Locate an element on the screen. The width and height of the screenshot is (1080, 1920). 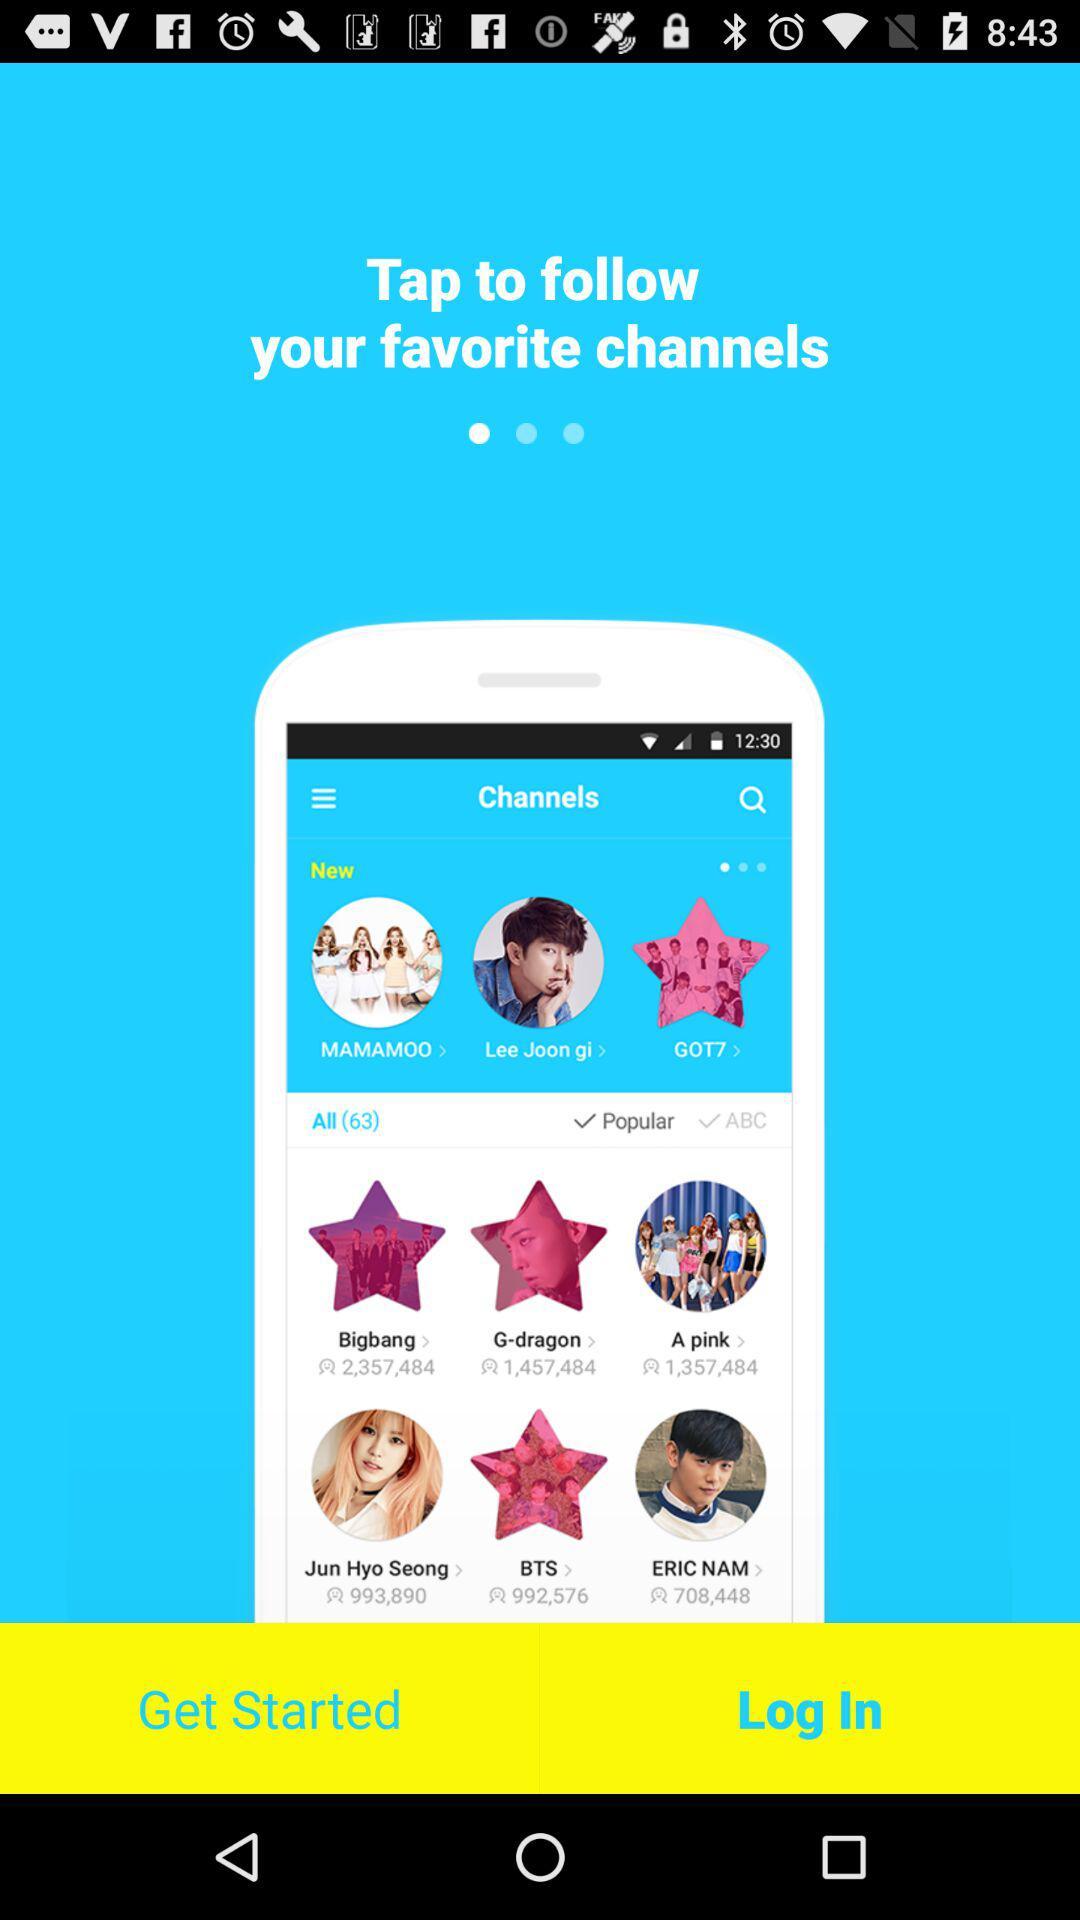
the log in is located at coordinates (810, 1707).